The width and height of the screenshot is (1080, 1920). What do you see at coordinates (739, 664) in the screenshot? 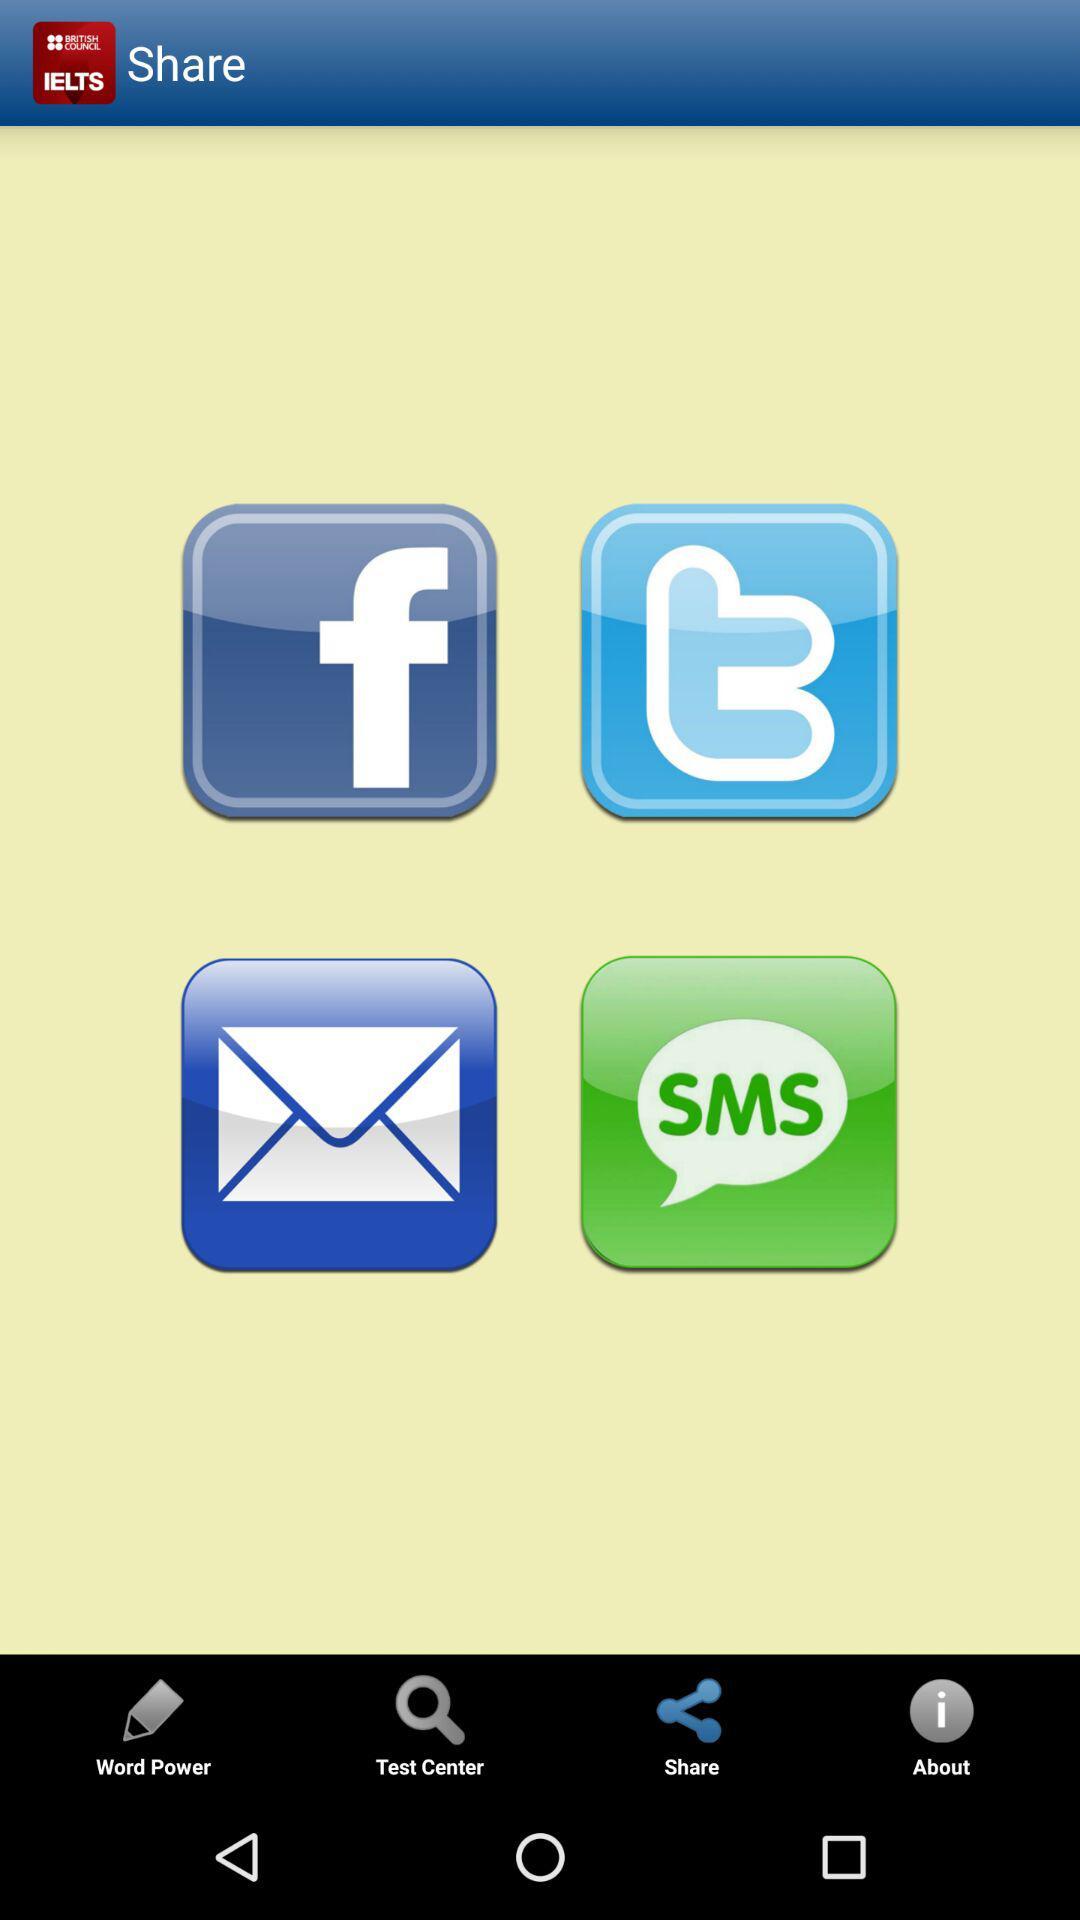
I see `share tweet` at bounding box center [739, 664].